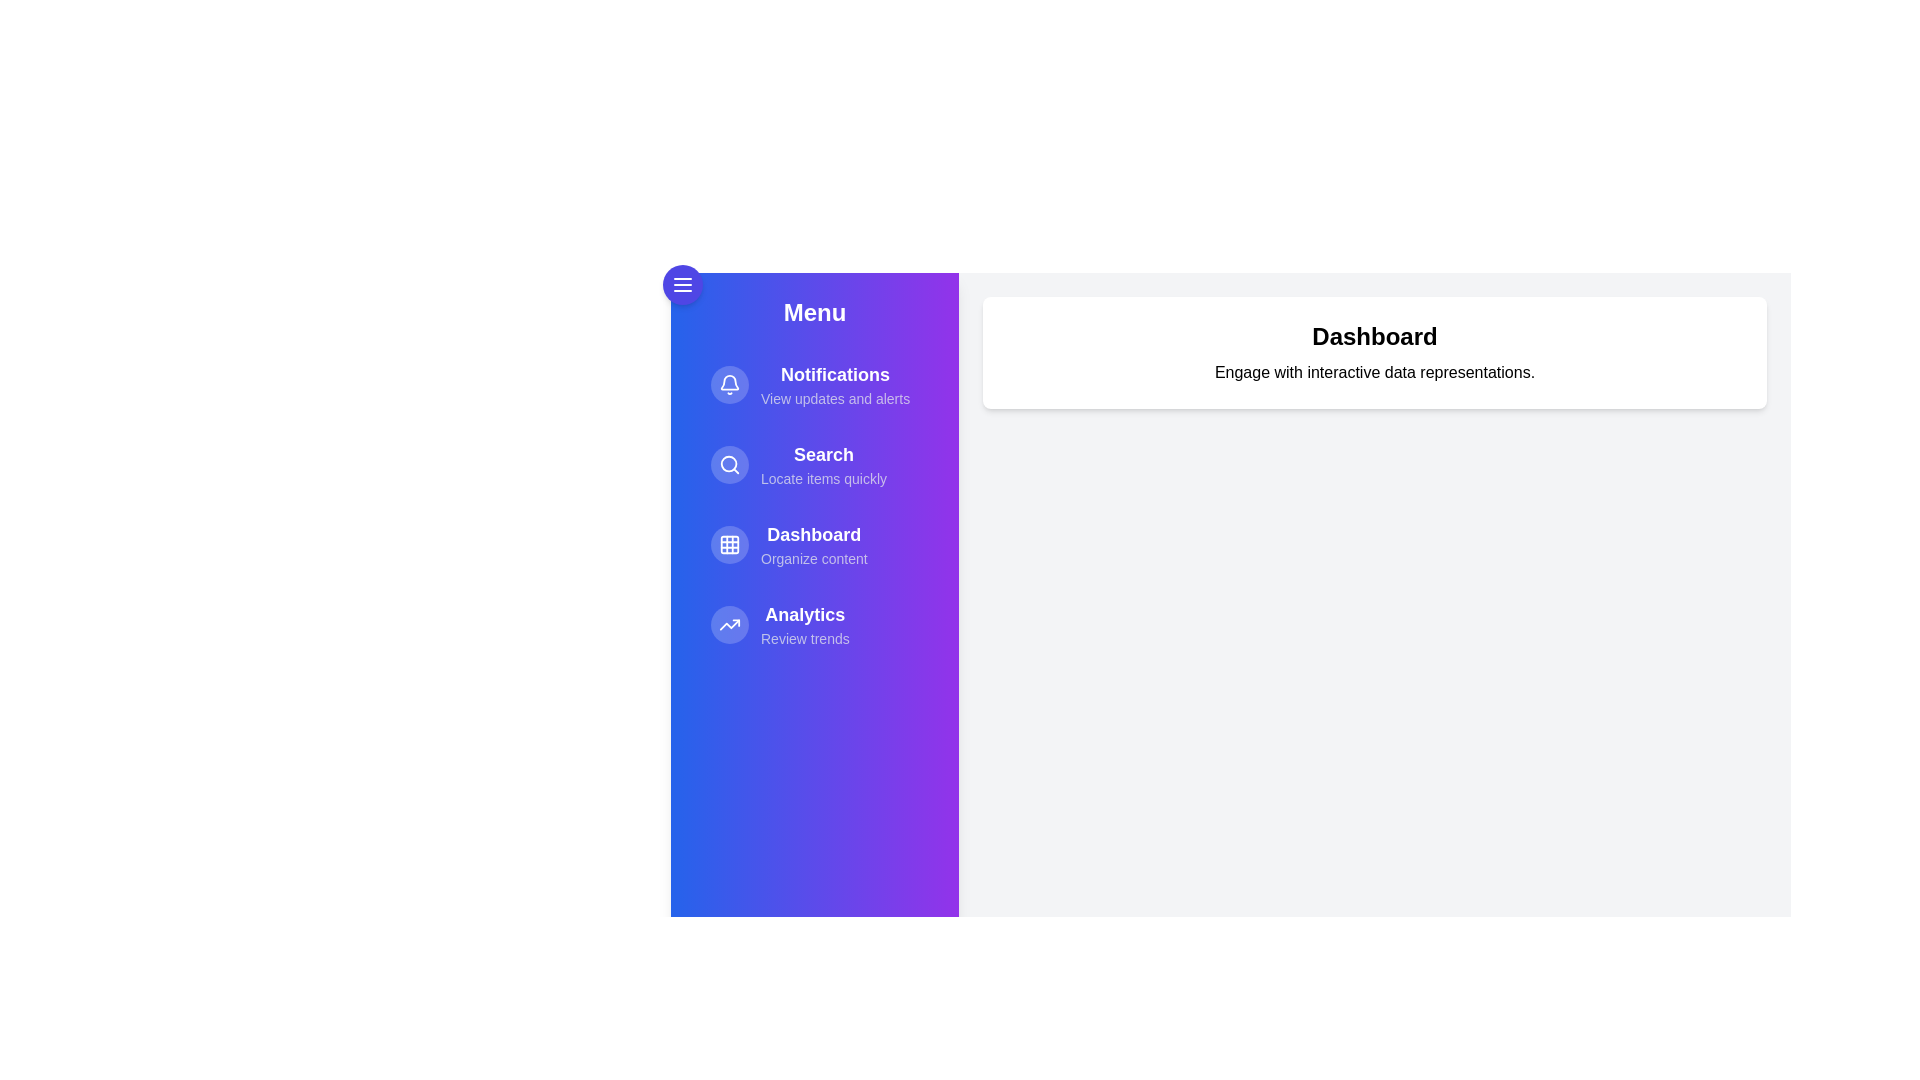 This screenshot has width=1920, height=1080. I want to click on the menu item Analytics to navigate or perform its action, so click(815, 623).